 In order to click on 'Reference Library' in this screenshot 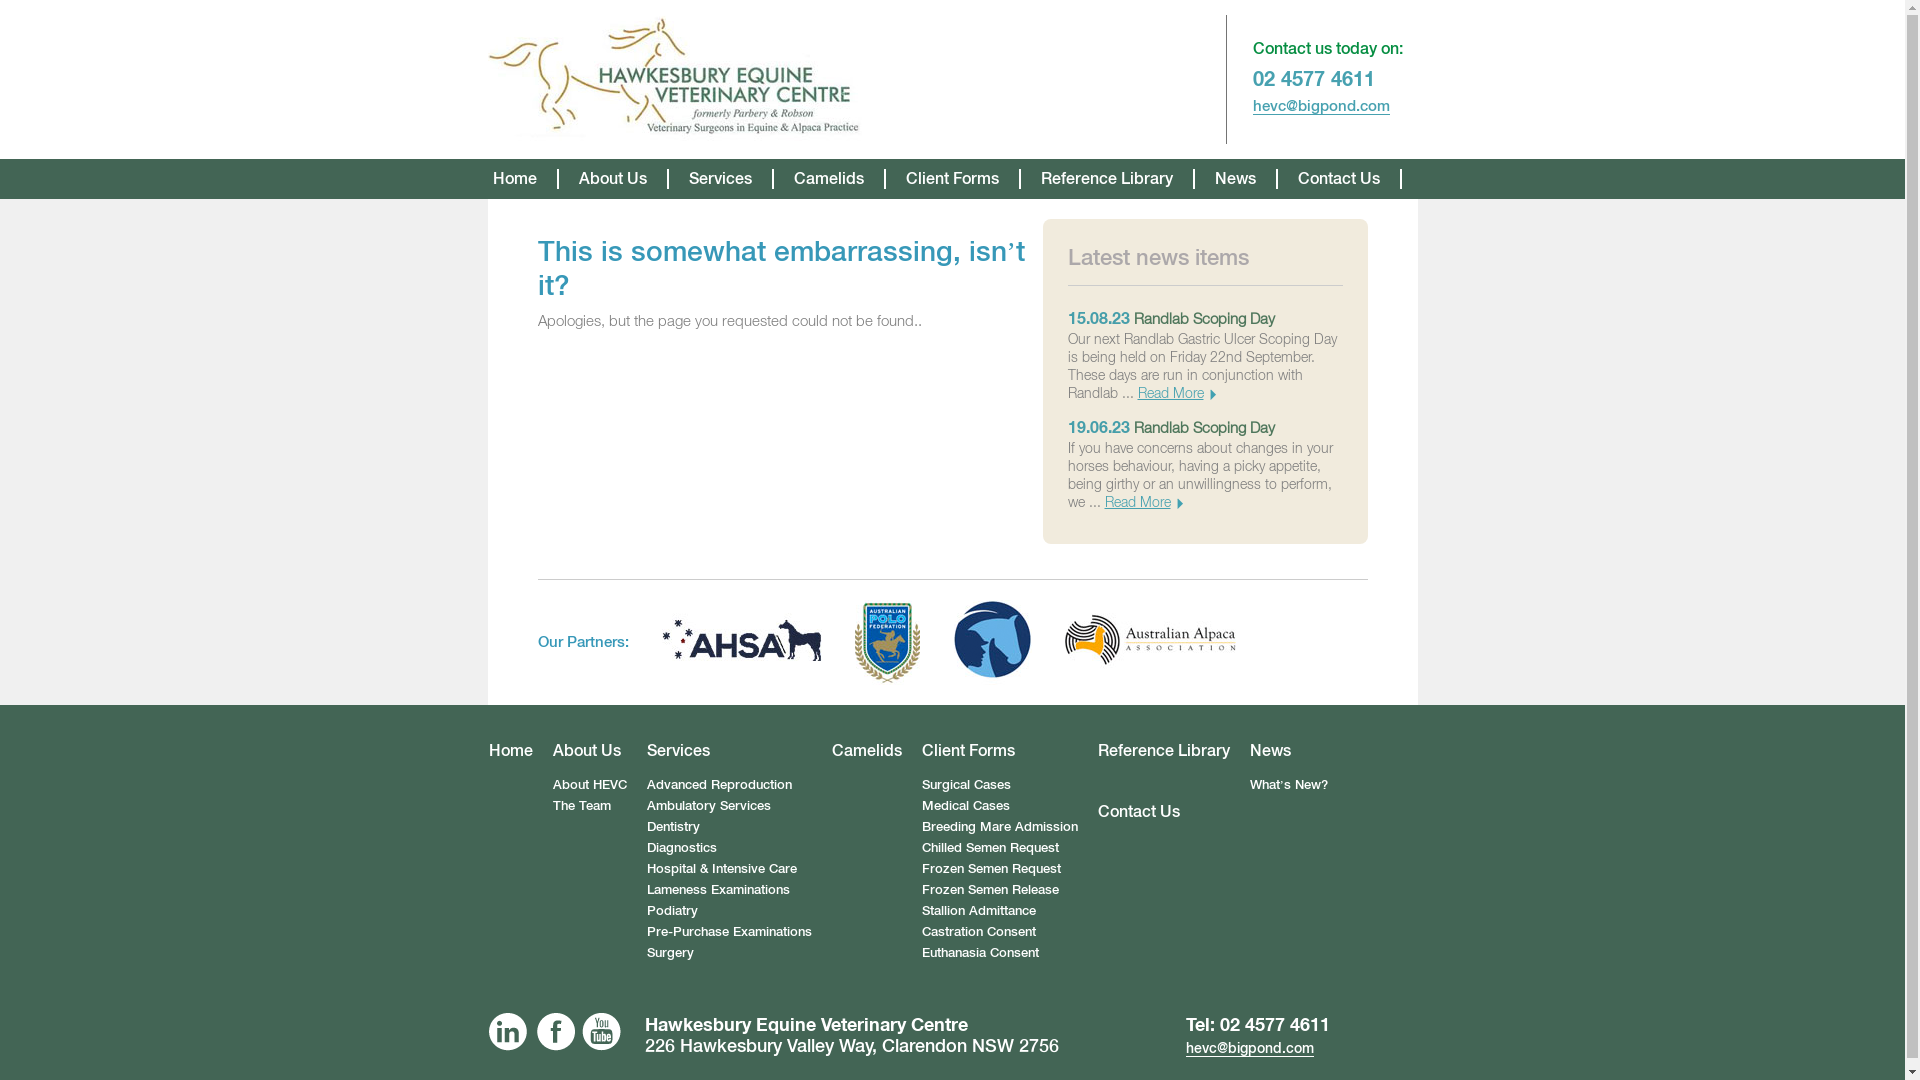, I will do `click(1162, 751)`.